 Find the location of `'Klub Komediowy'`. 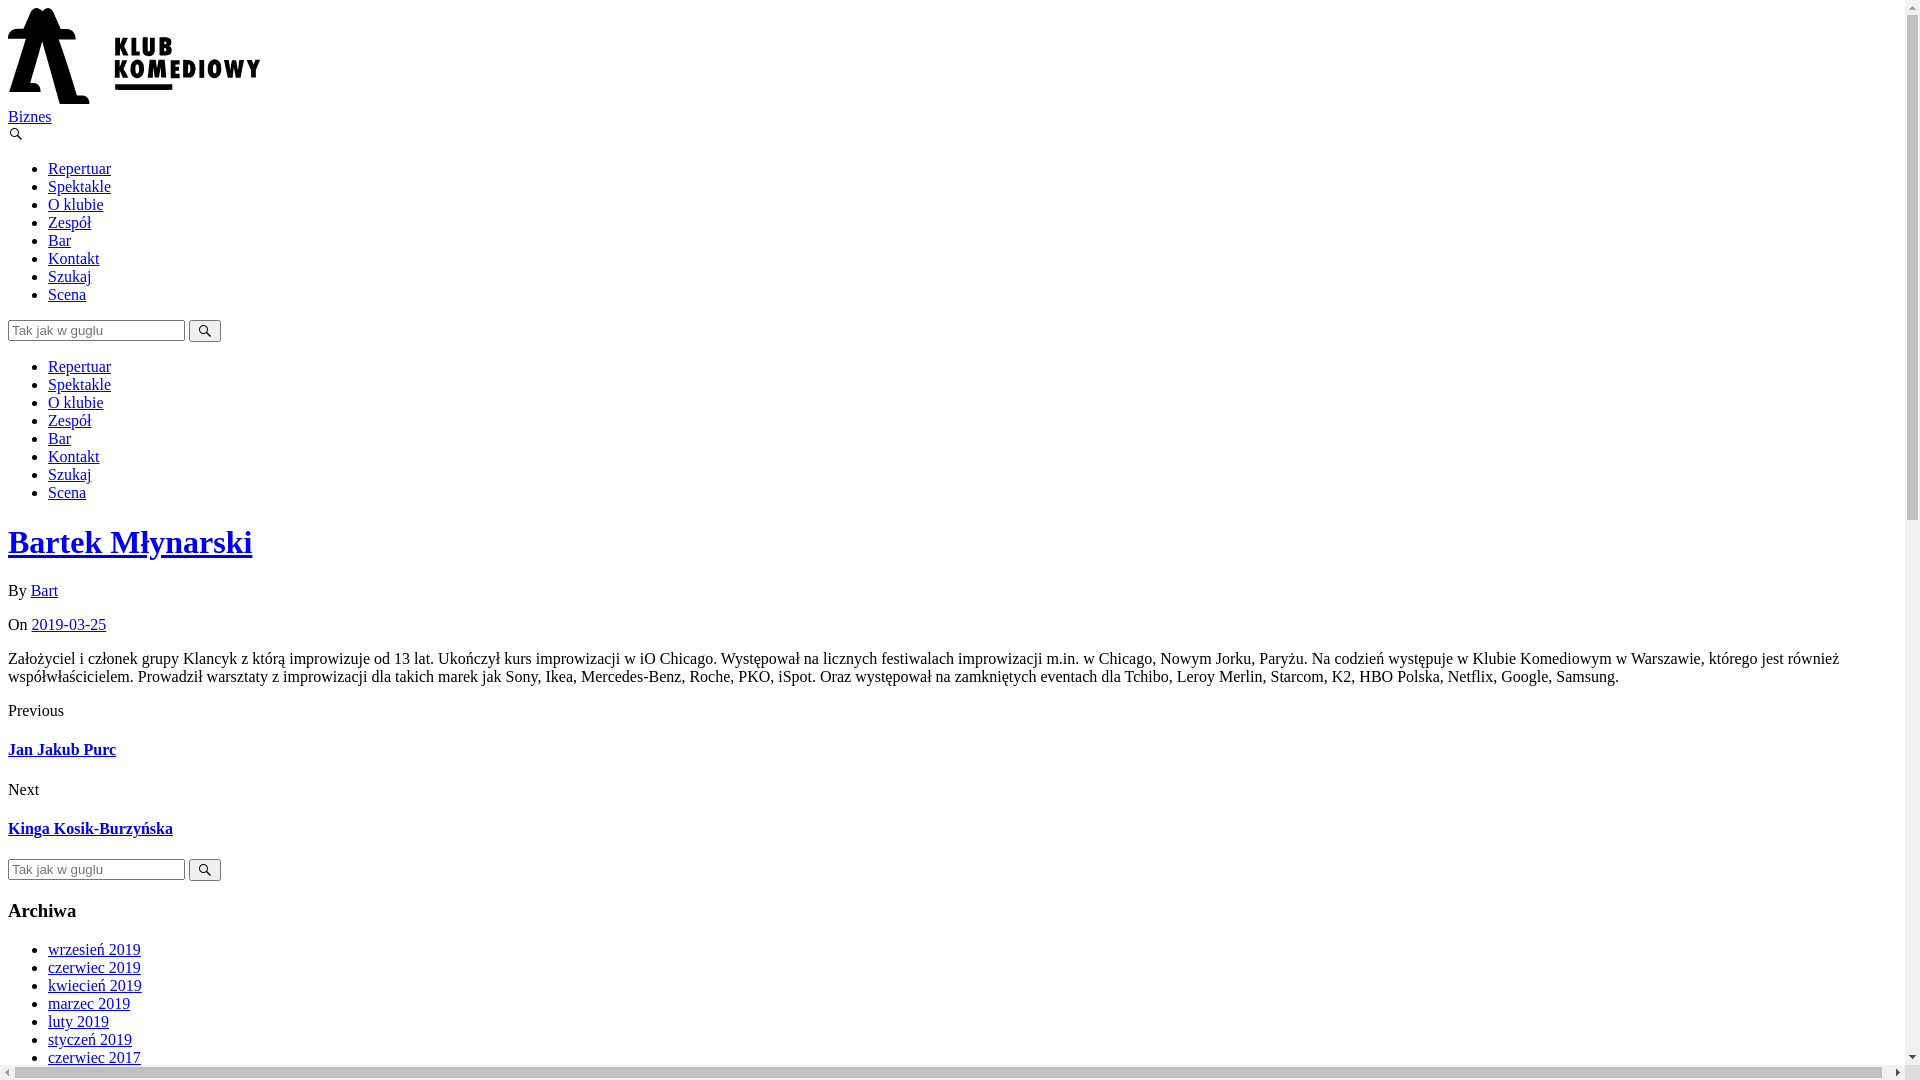

'Klub Komediowy' is located at coordinates (133, 98).